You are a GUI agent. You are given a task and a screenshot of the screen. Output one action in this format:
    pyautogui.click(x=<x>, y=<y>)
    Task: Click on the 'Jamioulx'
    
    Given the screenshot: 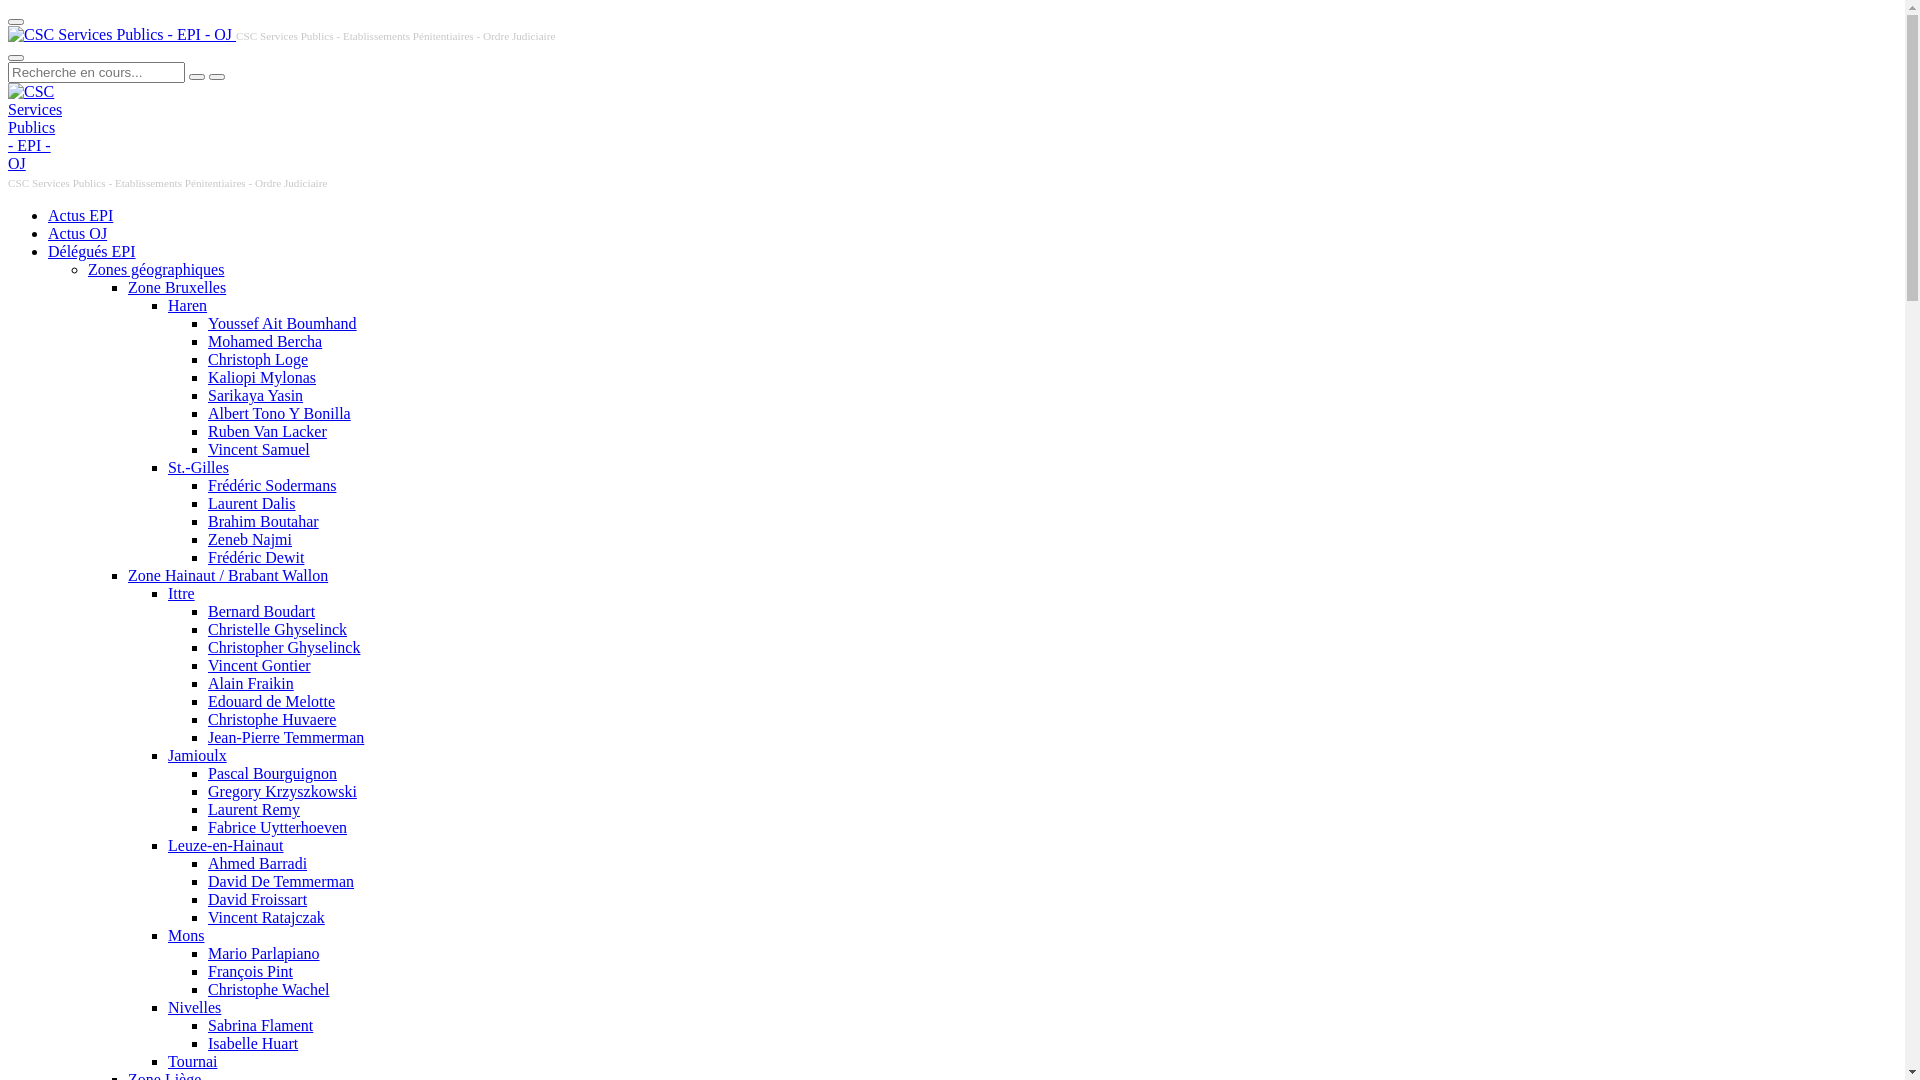 What is the action you would take?
    pyautogui.click(x=168, y=755)
    